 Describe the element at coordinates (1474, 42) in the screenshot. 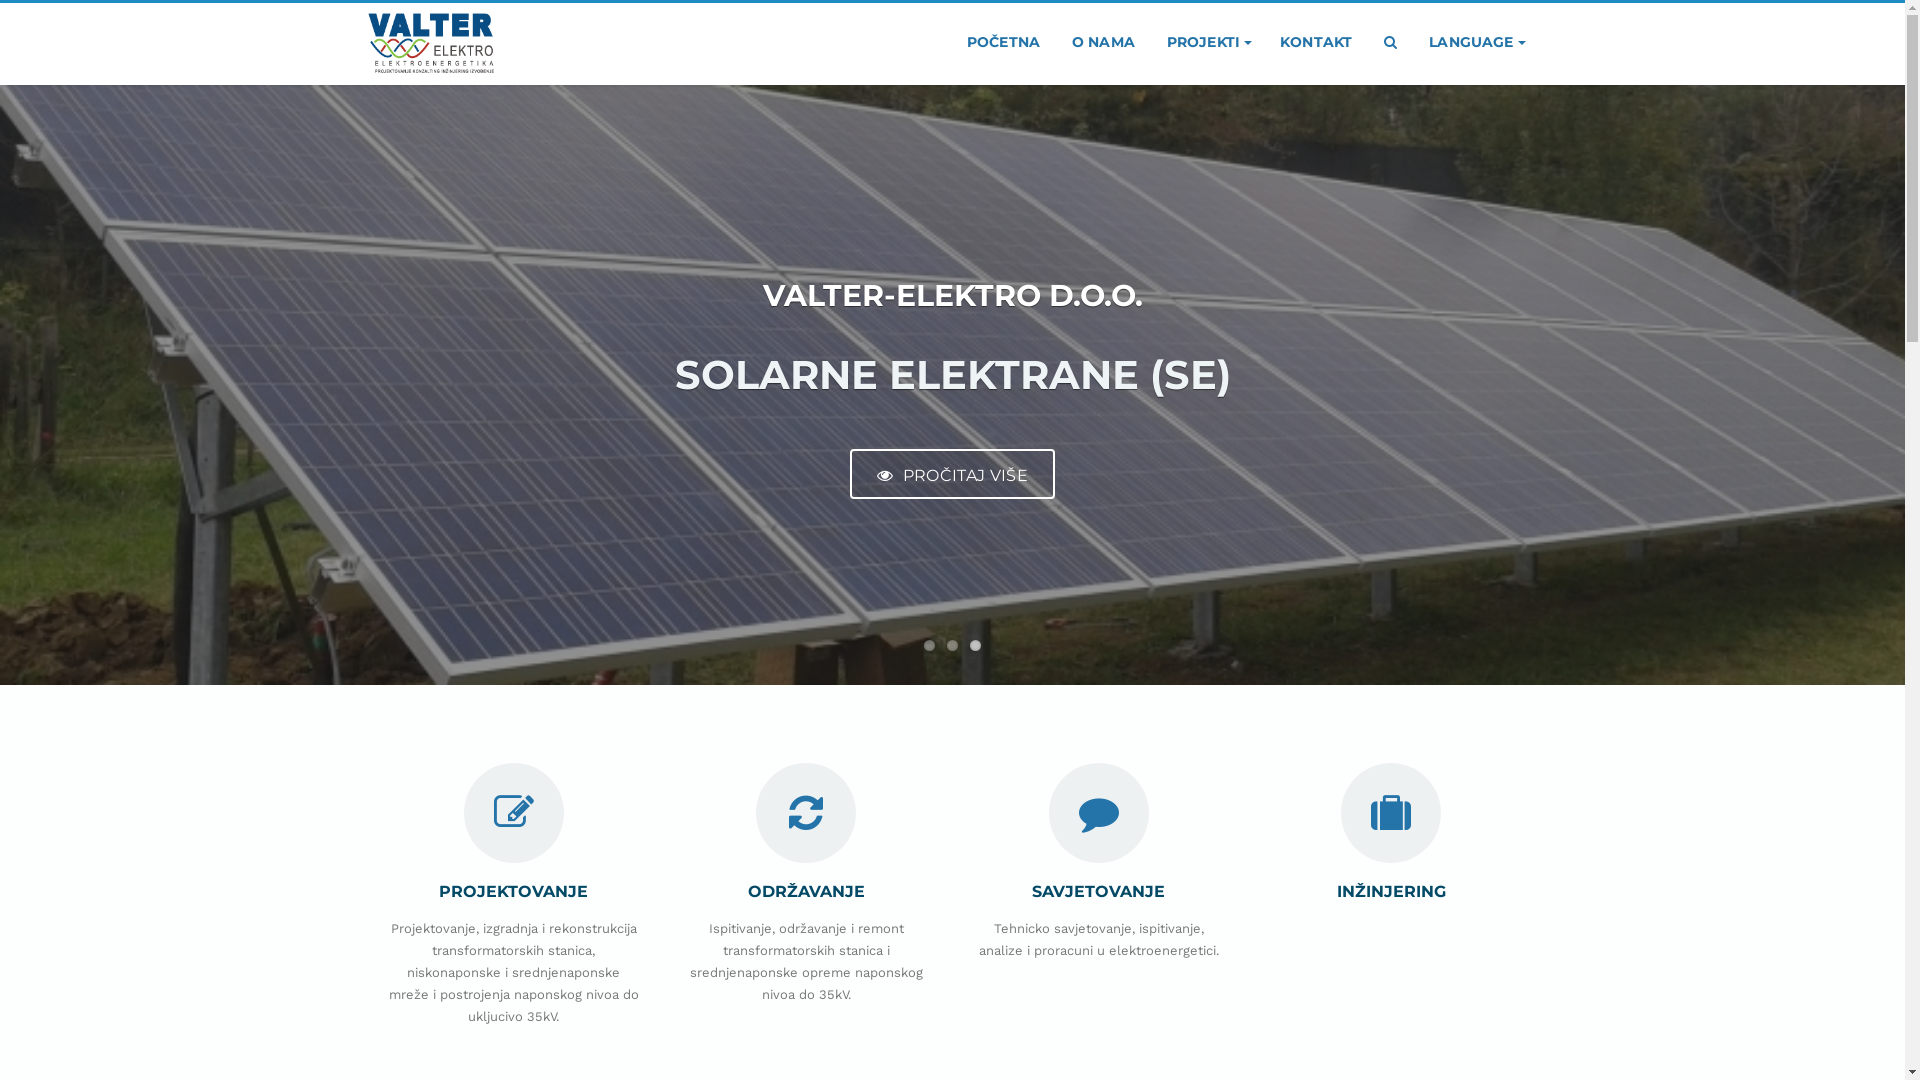

I see `'LANGUAGE'` at that location.